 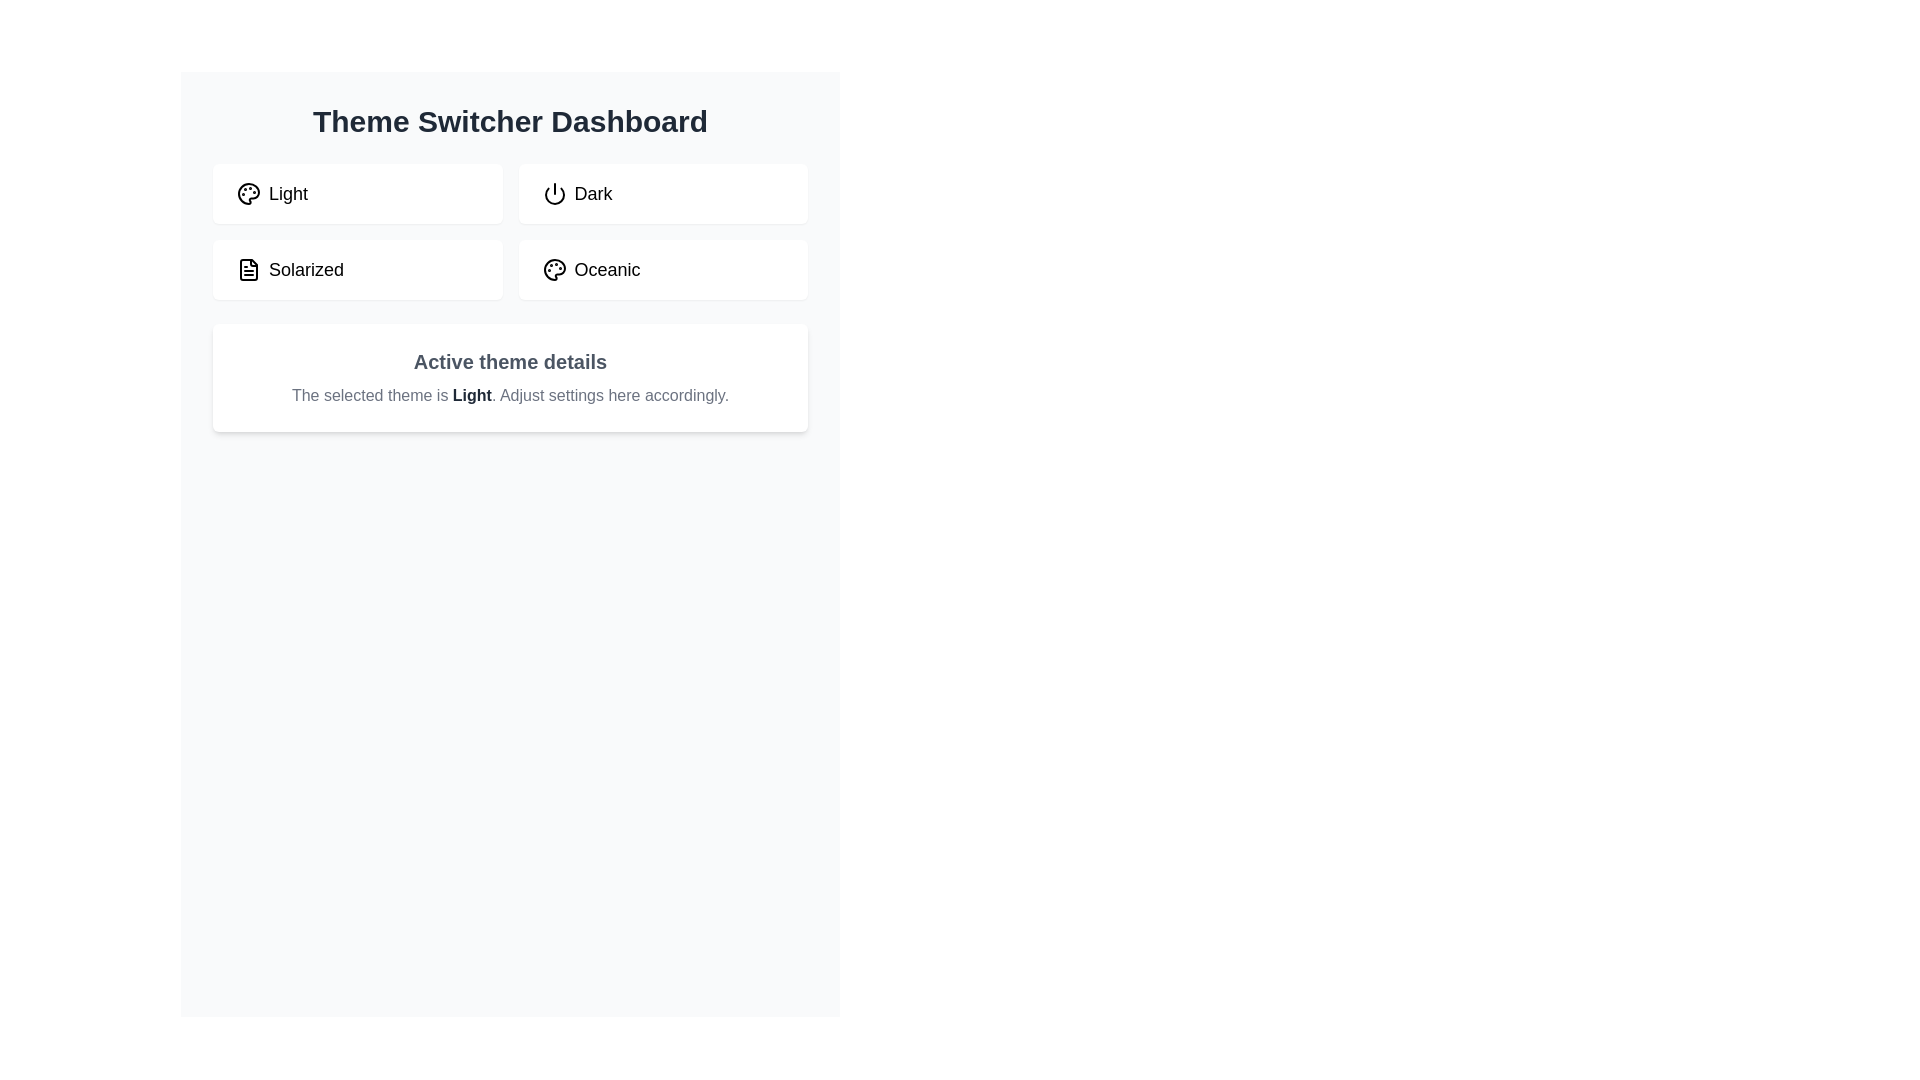 I want to click on the power icon within the 'Dark' button in the Theme Switcher Dashboard via keyboard navigation, so click(x=554, y=193).